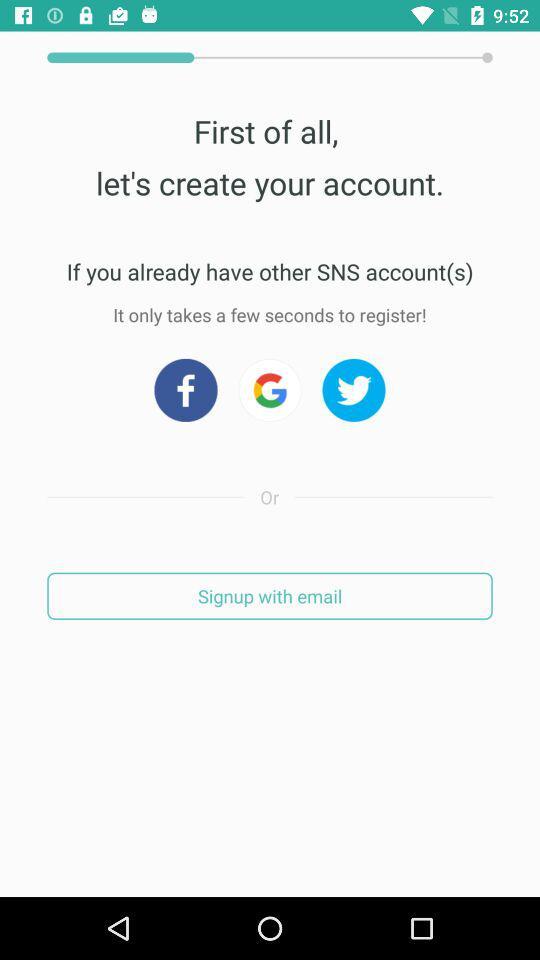 Image resolution: width=540 pixels, height=960 pixels. I want to click on the refresh icon, so click(270, 389).